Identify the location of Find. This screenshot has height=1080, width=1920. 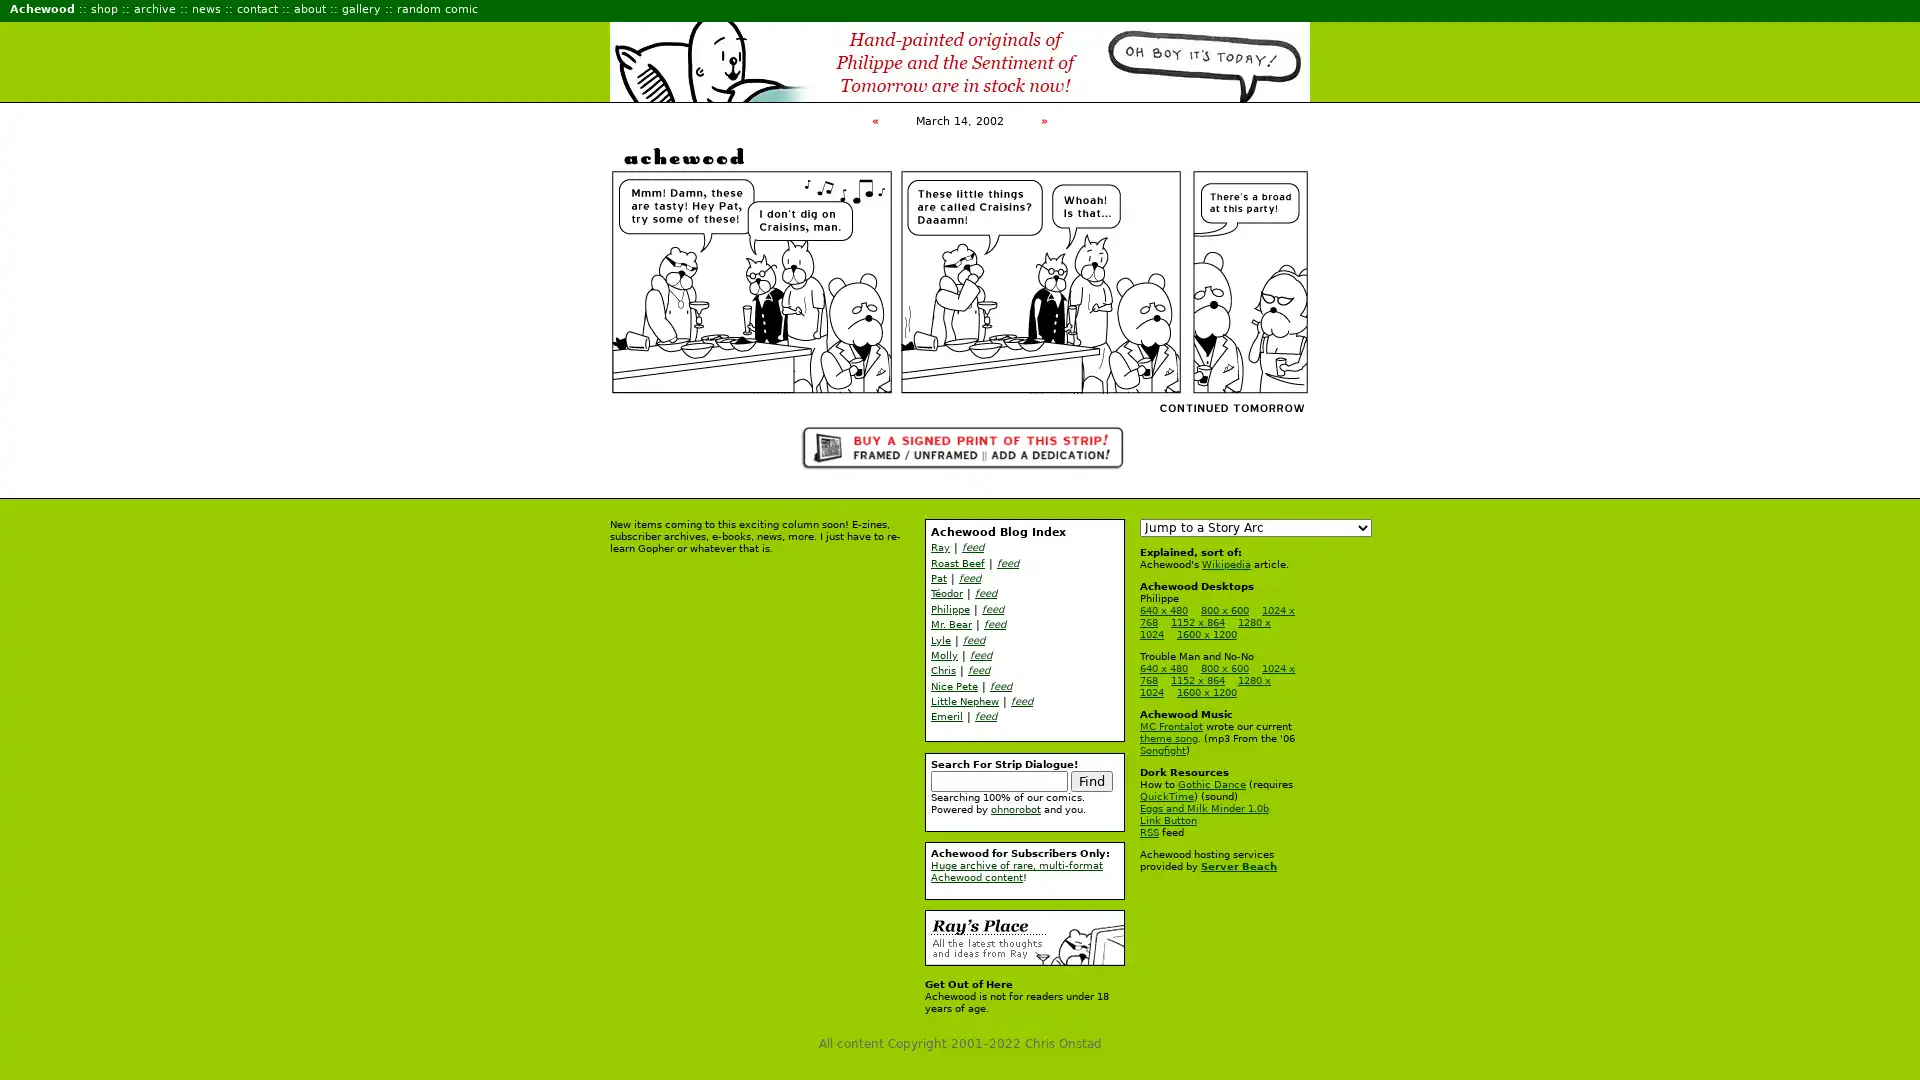
(1091, 779).